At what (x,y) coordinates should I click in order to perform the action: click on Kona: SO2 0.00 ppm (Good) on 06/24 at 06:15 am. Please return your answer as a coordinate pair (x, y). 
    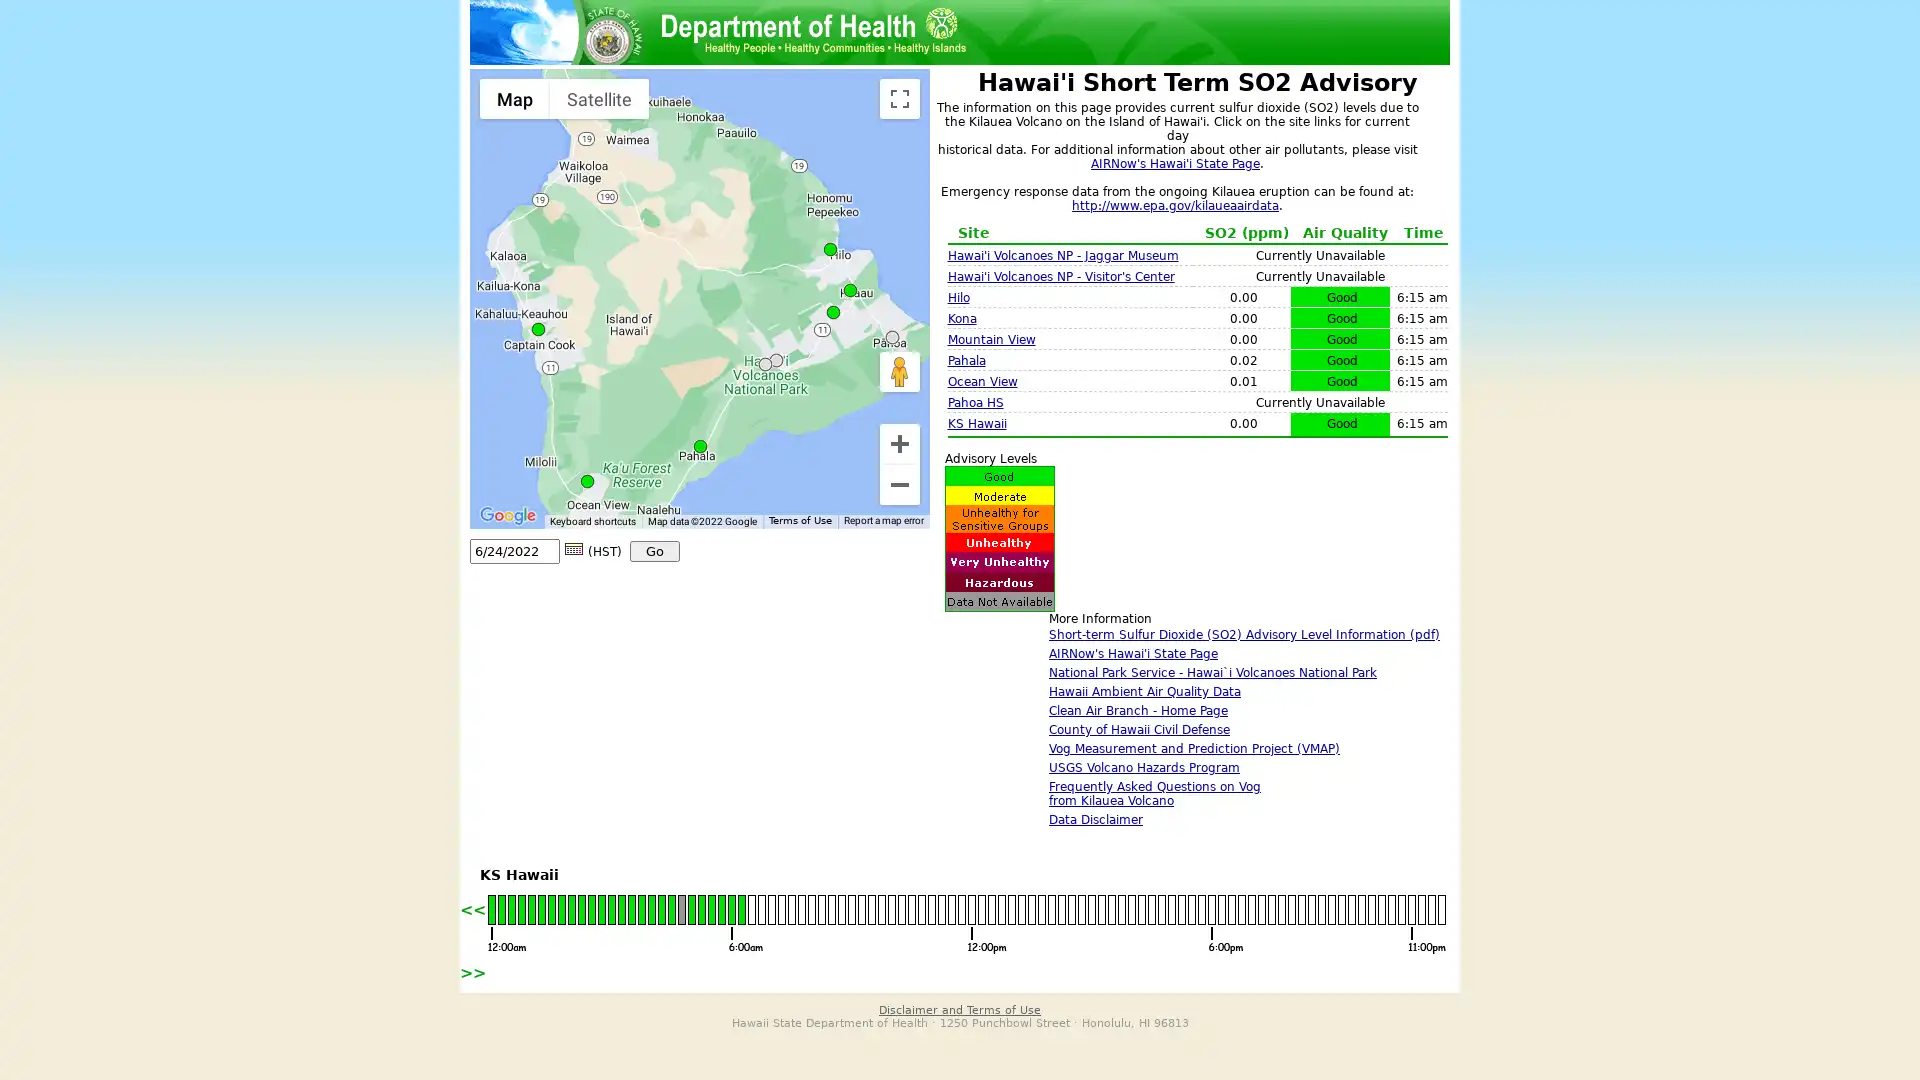
    Looking at the image, I should click on (538, 328).